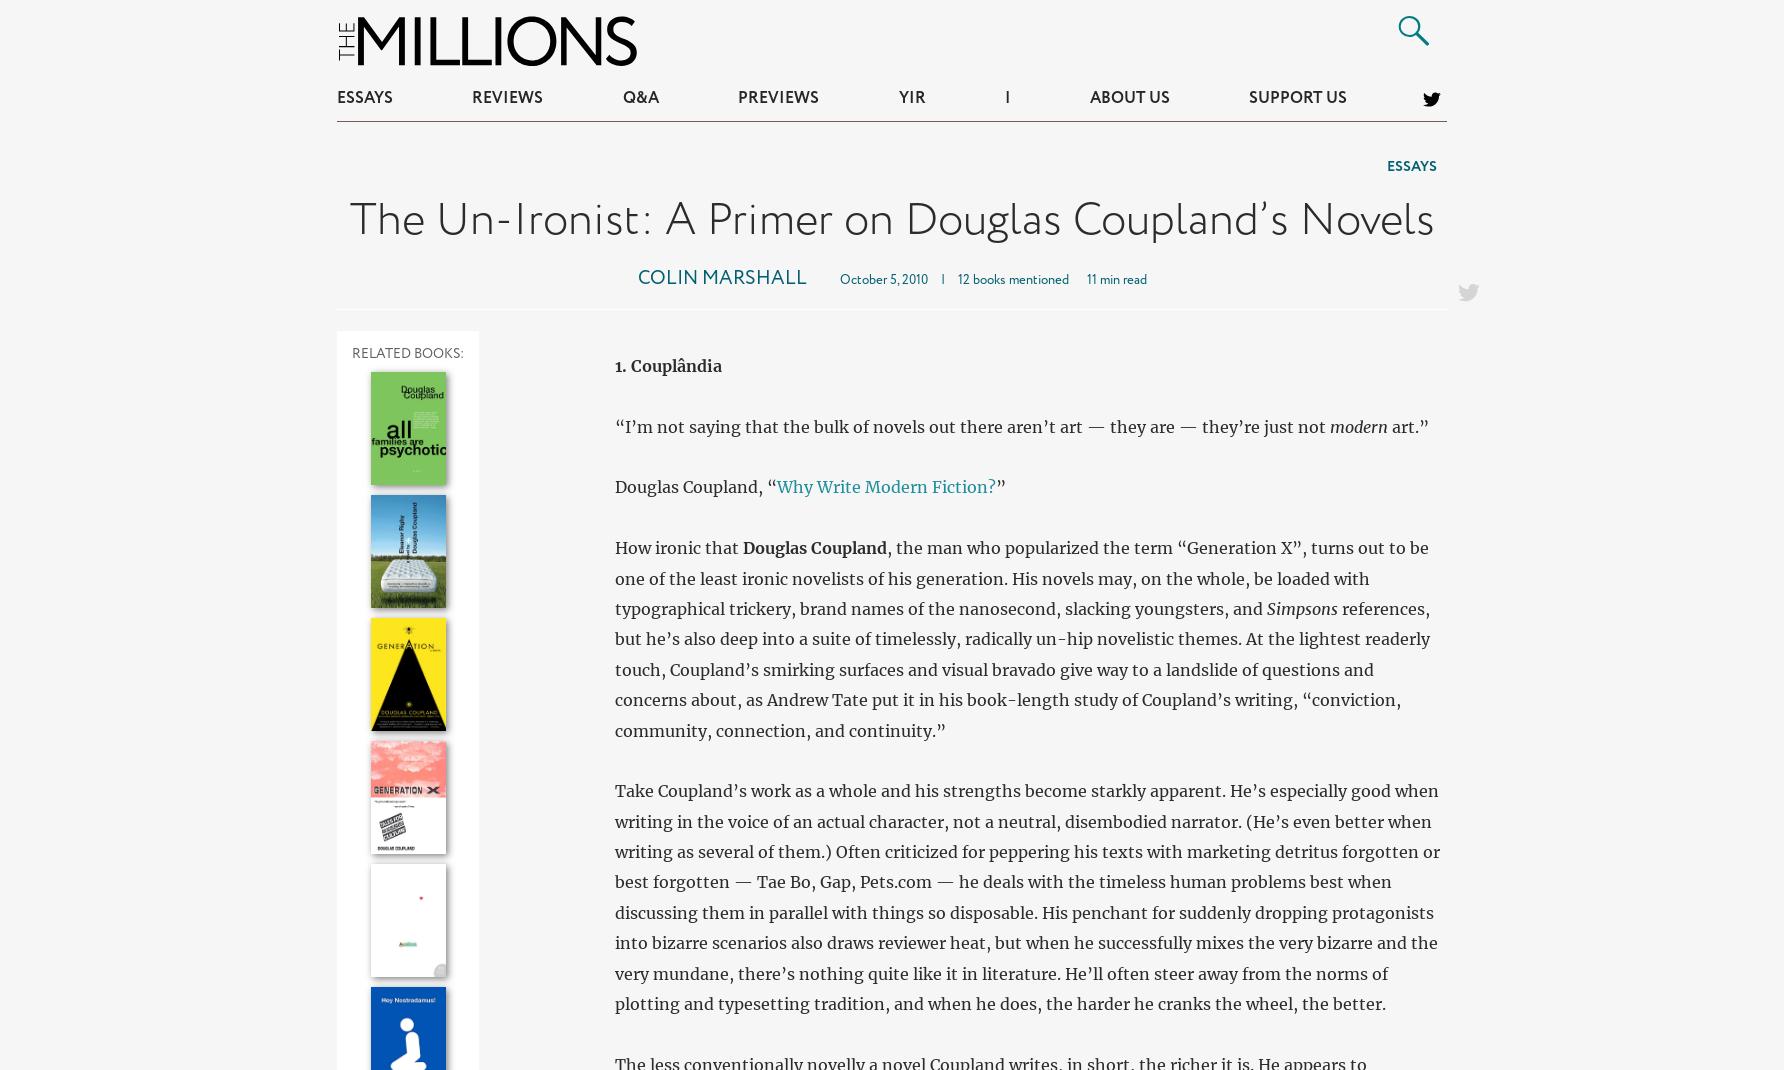 This screenshot has height=1070, width=1784. I want to click on 'The Un-Ironist: A Primer on Douglas Coupland’s Novels', so click(890, 219).